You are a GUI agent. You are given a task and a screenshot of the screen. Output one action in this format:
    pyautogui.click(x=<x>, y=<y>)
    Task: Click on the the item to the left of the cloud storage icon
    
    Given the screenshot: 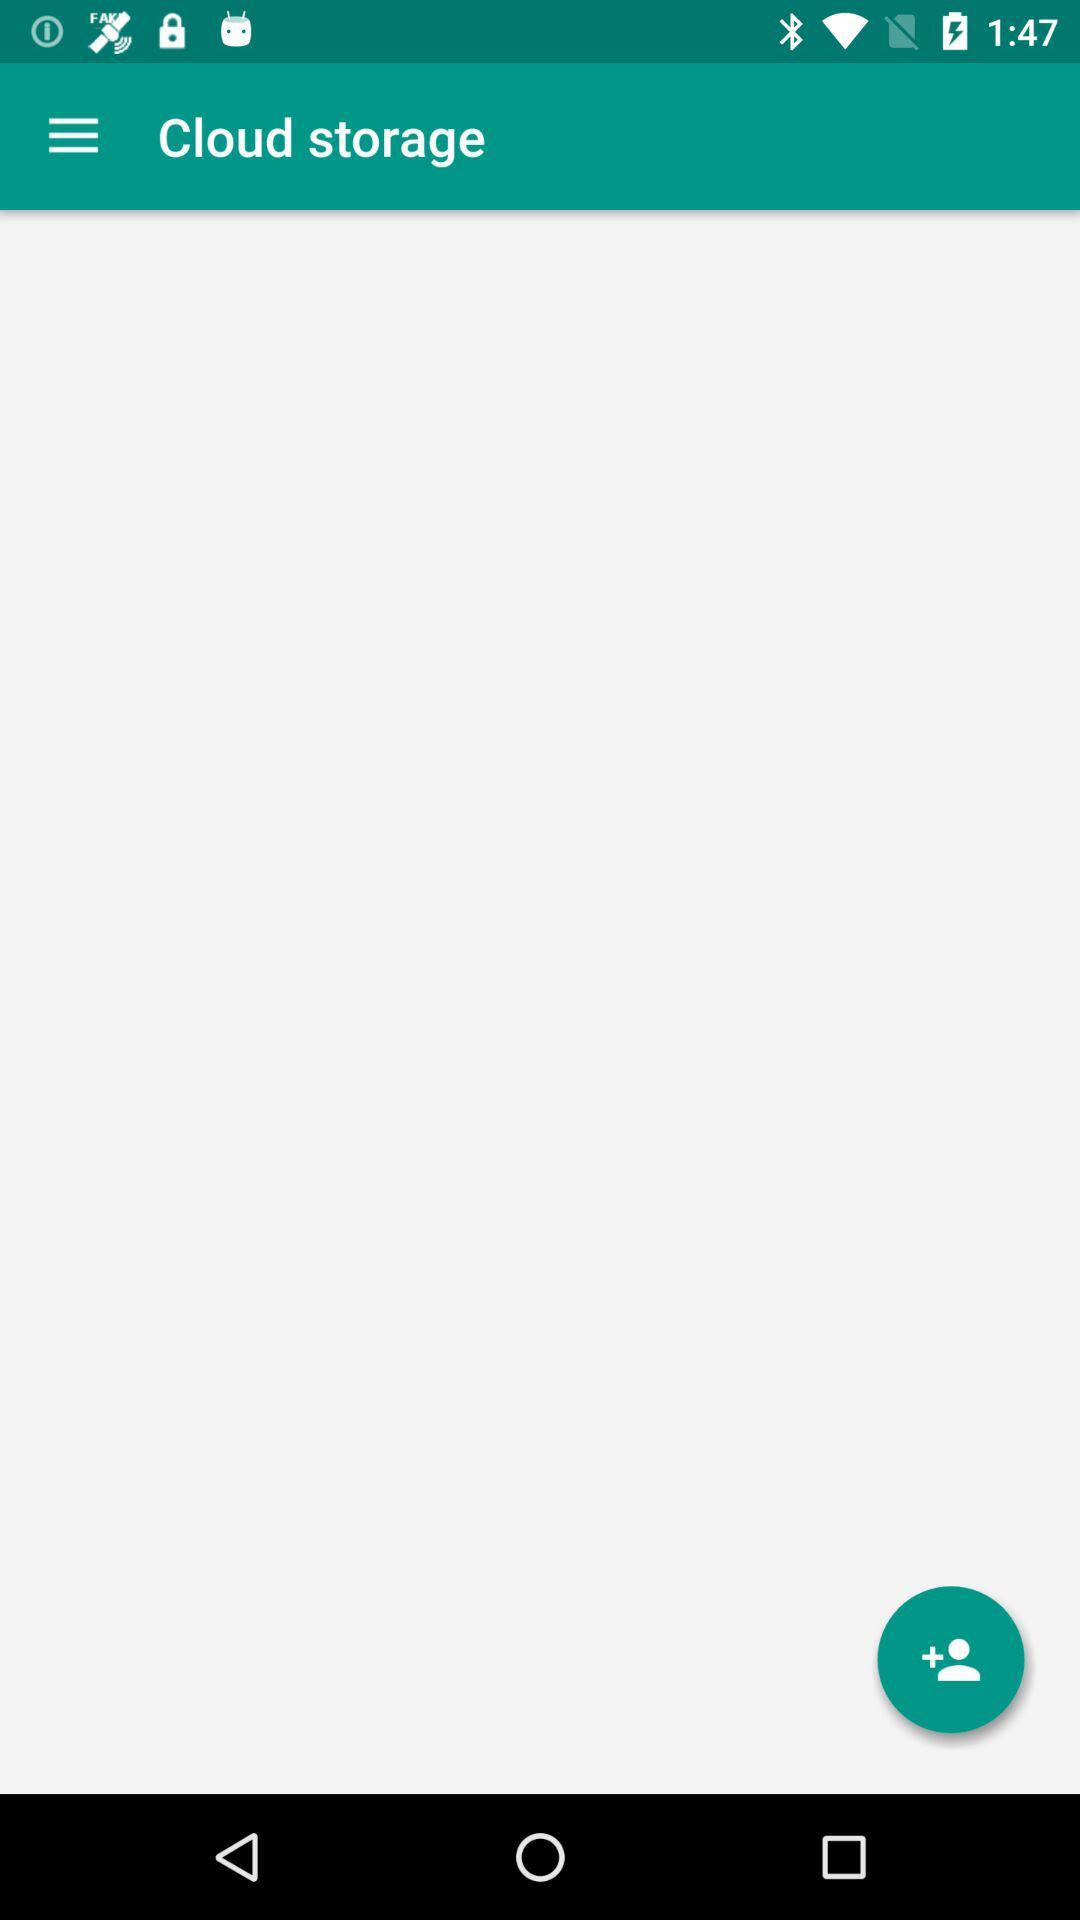 What is the action you would take?
    pyautogui.click(x=72, y=135)
    